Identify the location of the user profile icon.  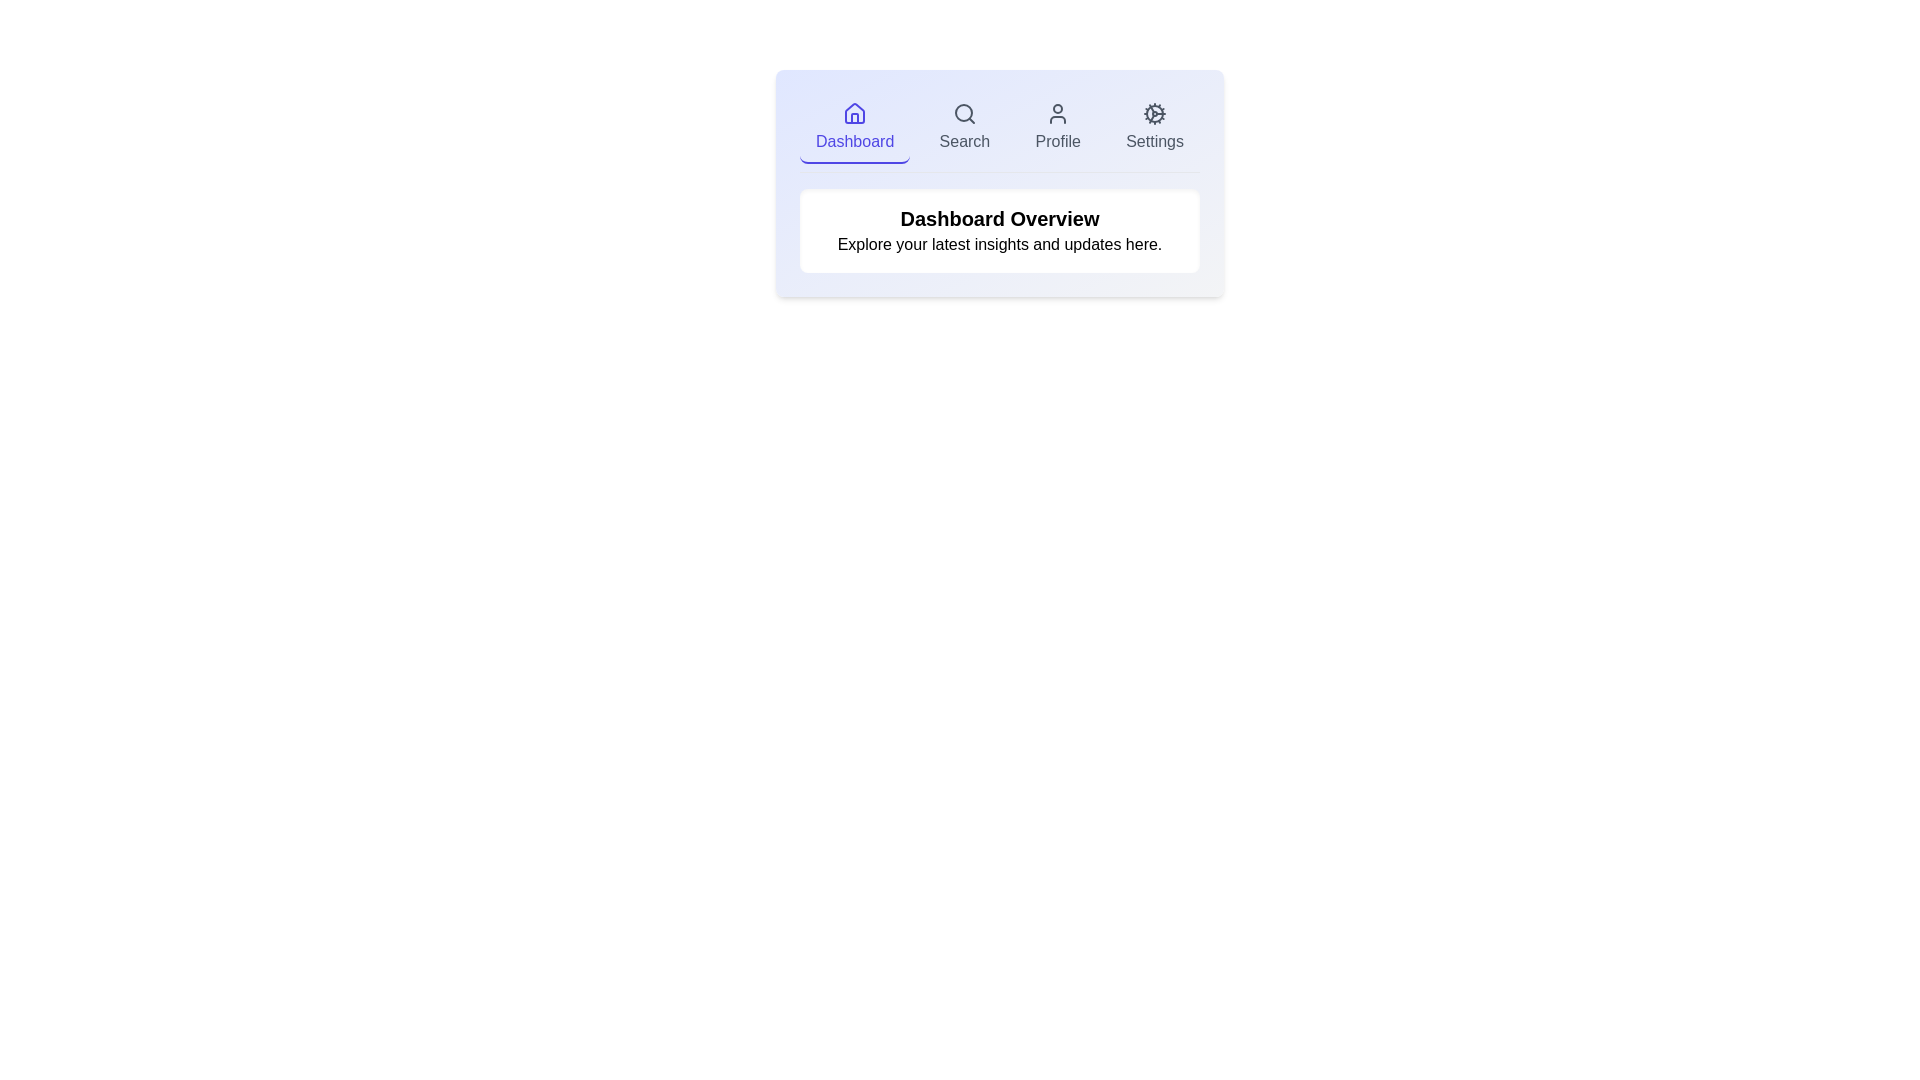
(1057, 114).